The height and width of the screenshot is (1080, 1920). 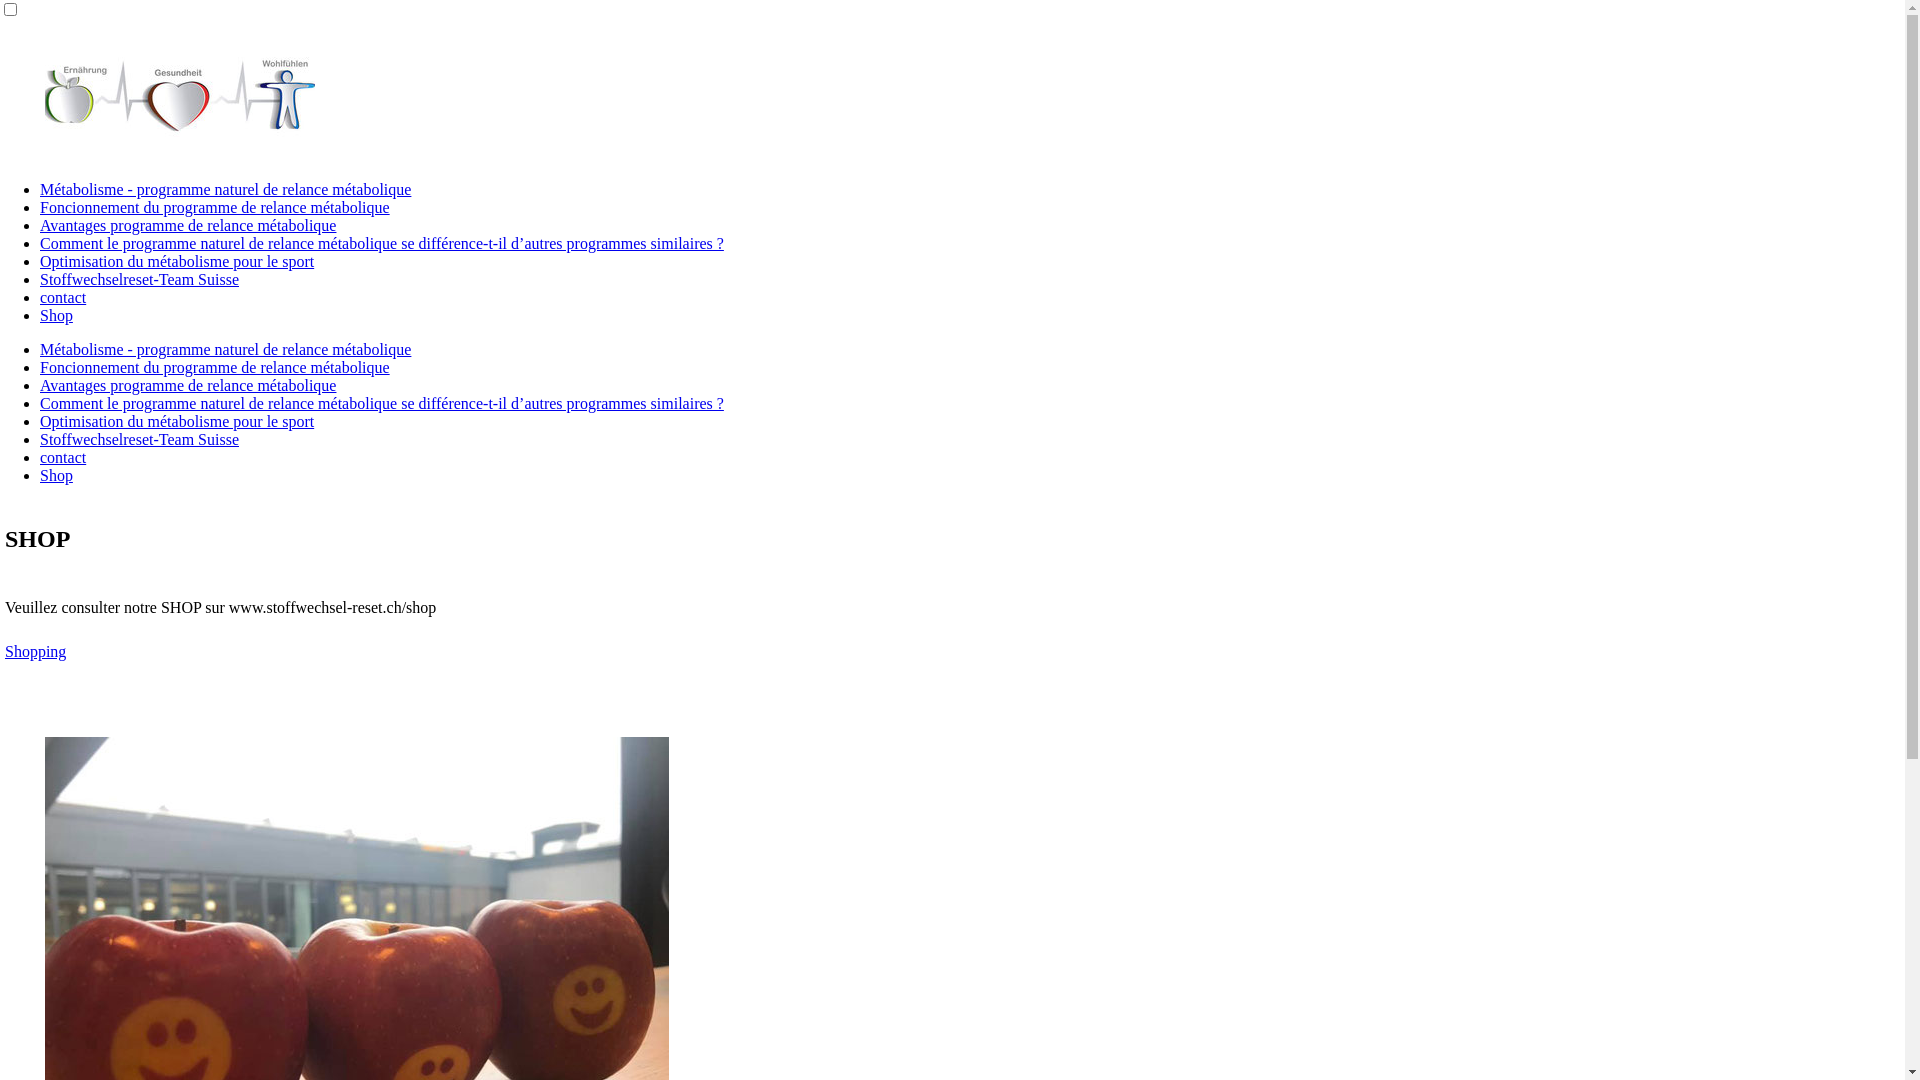 What do you see at coordinates (39, 297) in the screenshot?
I see `'contact'` at bounding box center [39, 297].